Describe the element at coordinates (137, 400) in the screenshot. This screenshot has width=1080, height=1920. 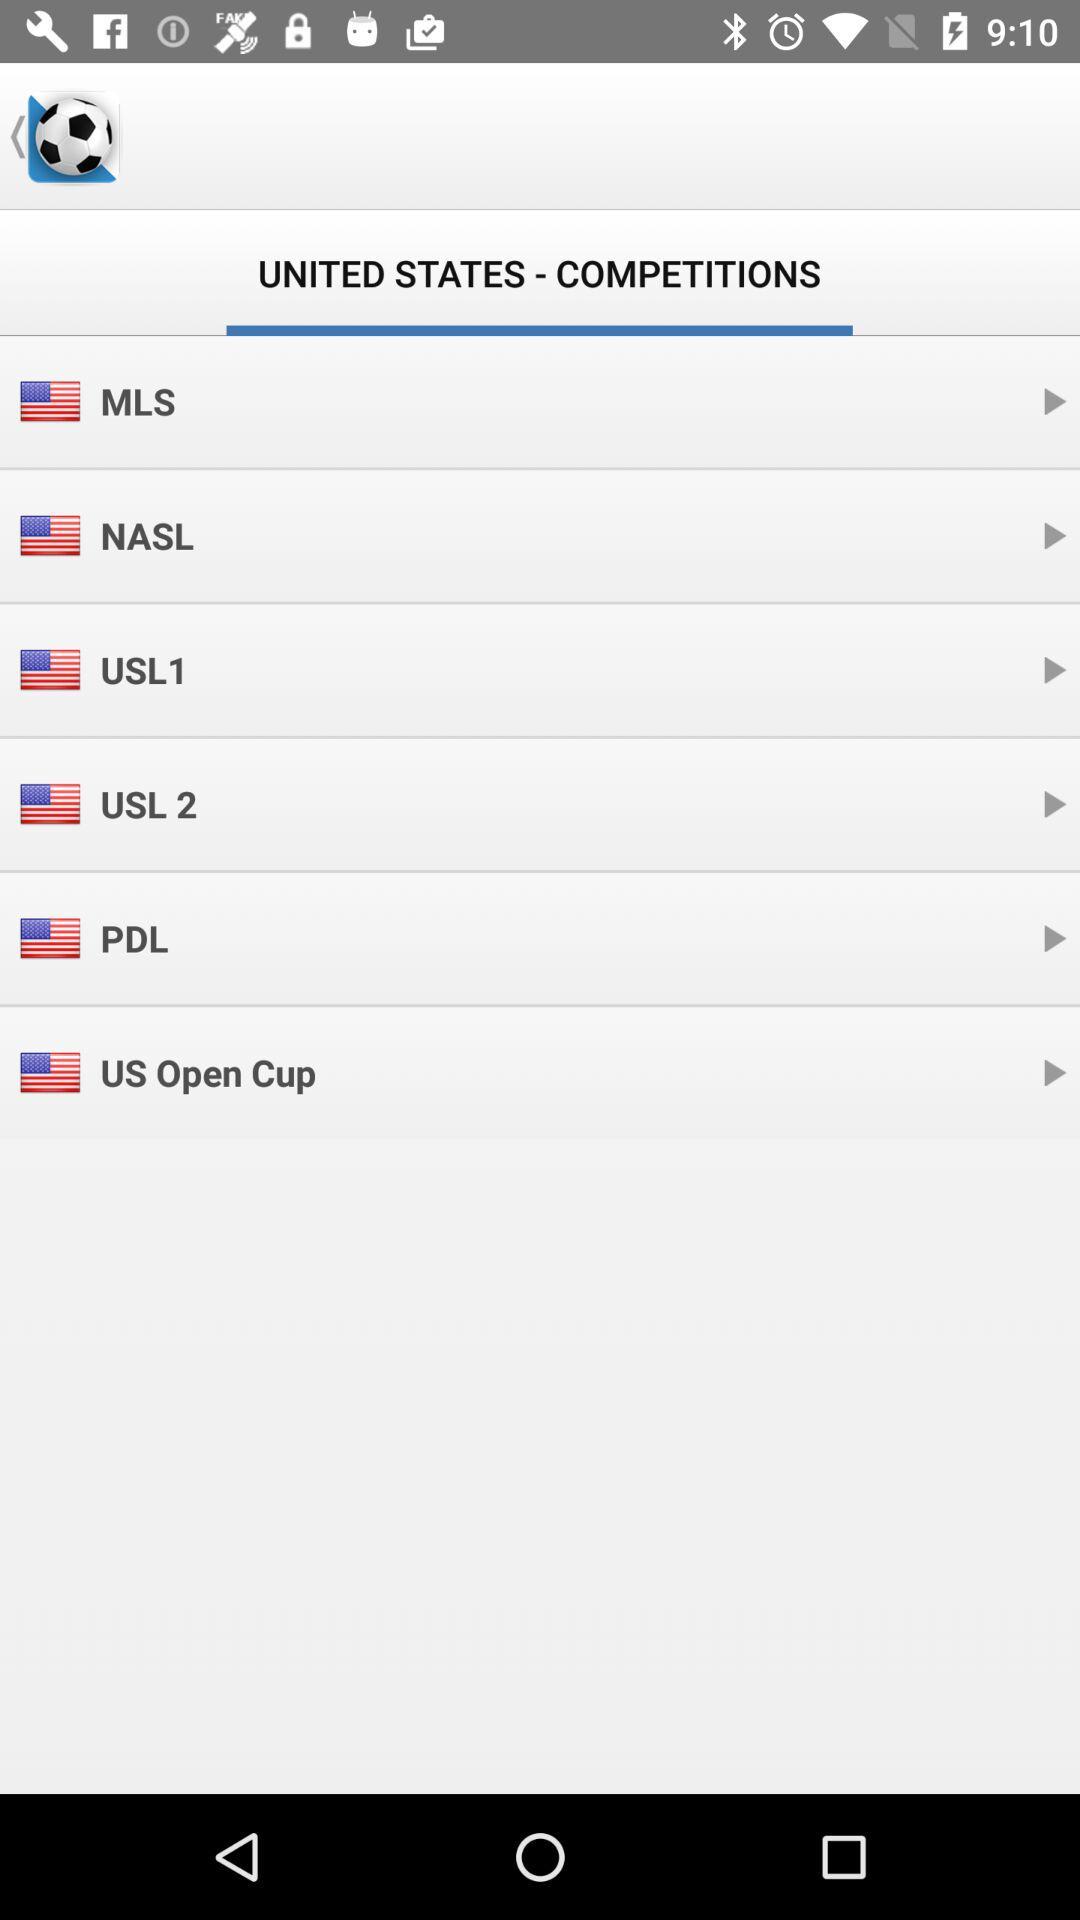
I see `mls` at that location.